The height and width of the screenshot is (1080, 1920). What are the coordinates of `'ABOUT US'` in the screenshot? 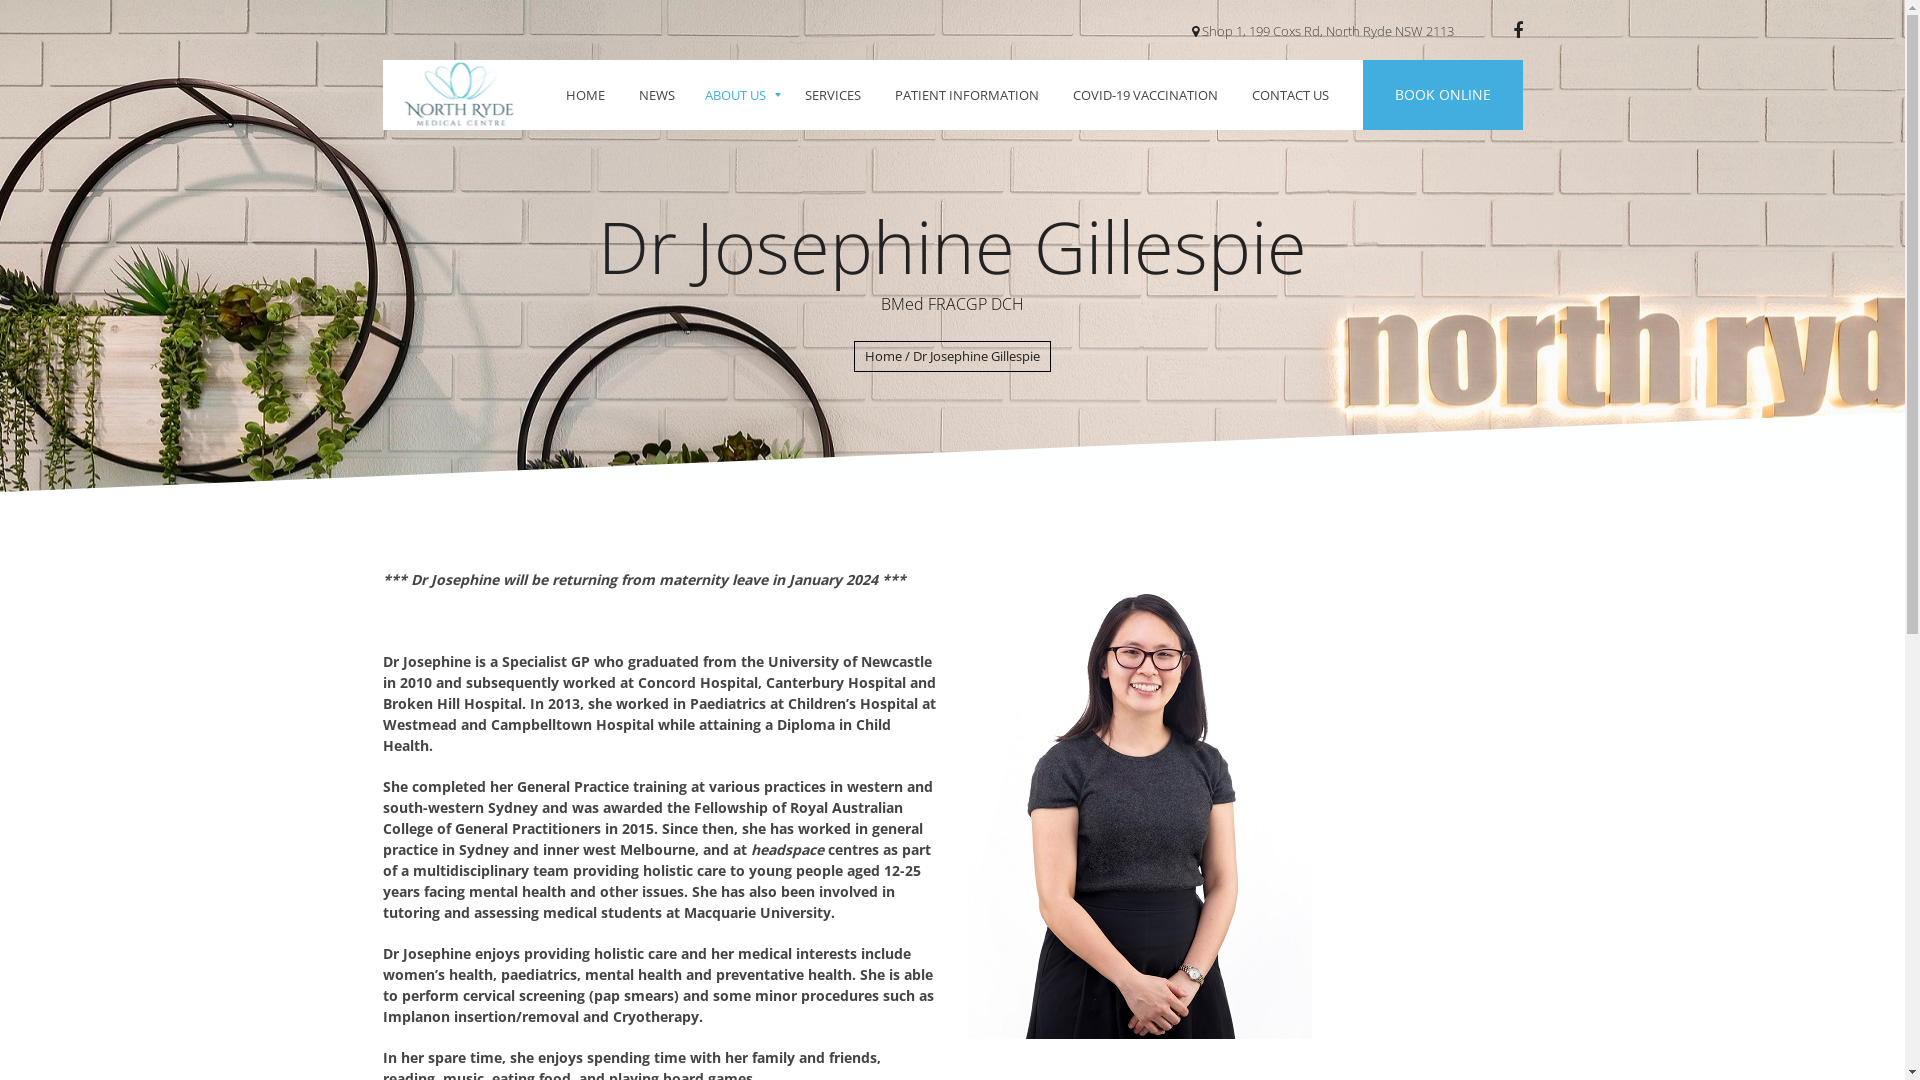 It's located at (738, 95).